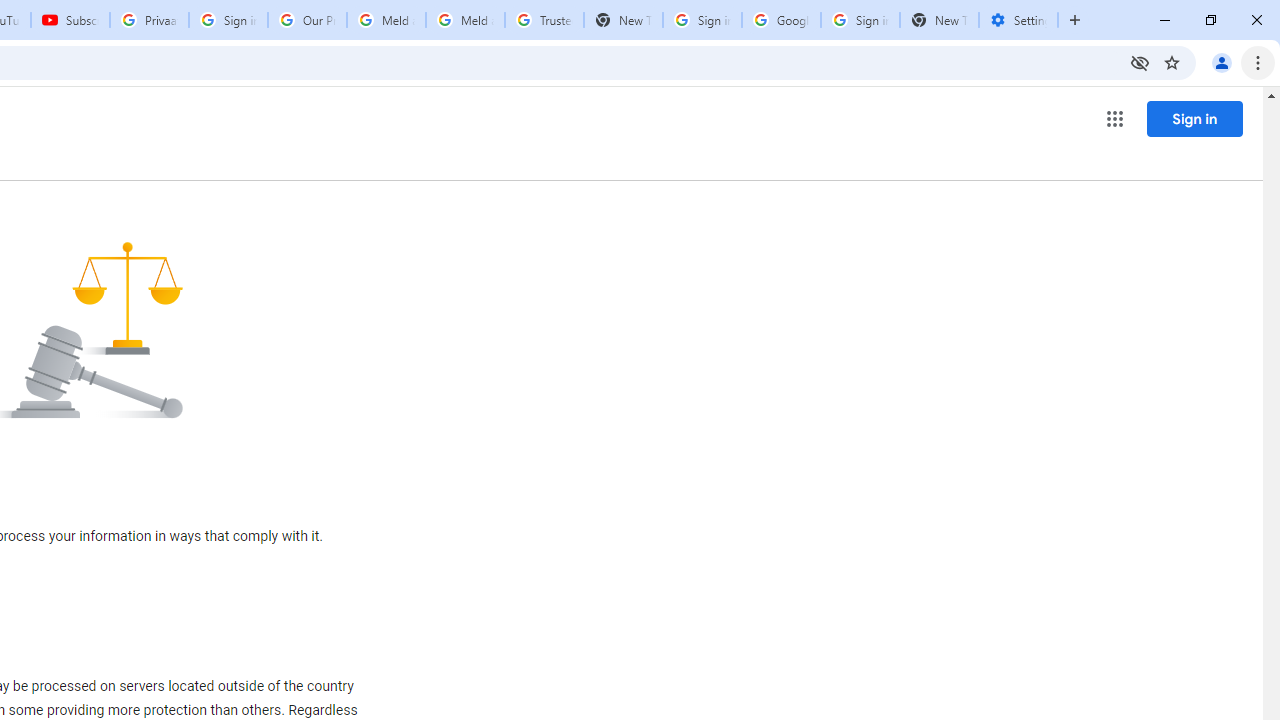 The width and height of the screenshot is (1280, 720). Describe the element at coordinates (544, 20) in the screenshot. I see `'Trusted Information and Content - Google Safety Center'` at that location.